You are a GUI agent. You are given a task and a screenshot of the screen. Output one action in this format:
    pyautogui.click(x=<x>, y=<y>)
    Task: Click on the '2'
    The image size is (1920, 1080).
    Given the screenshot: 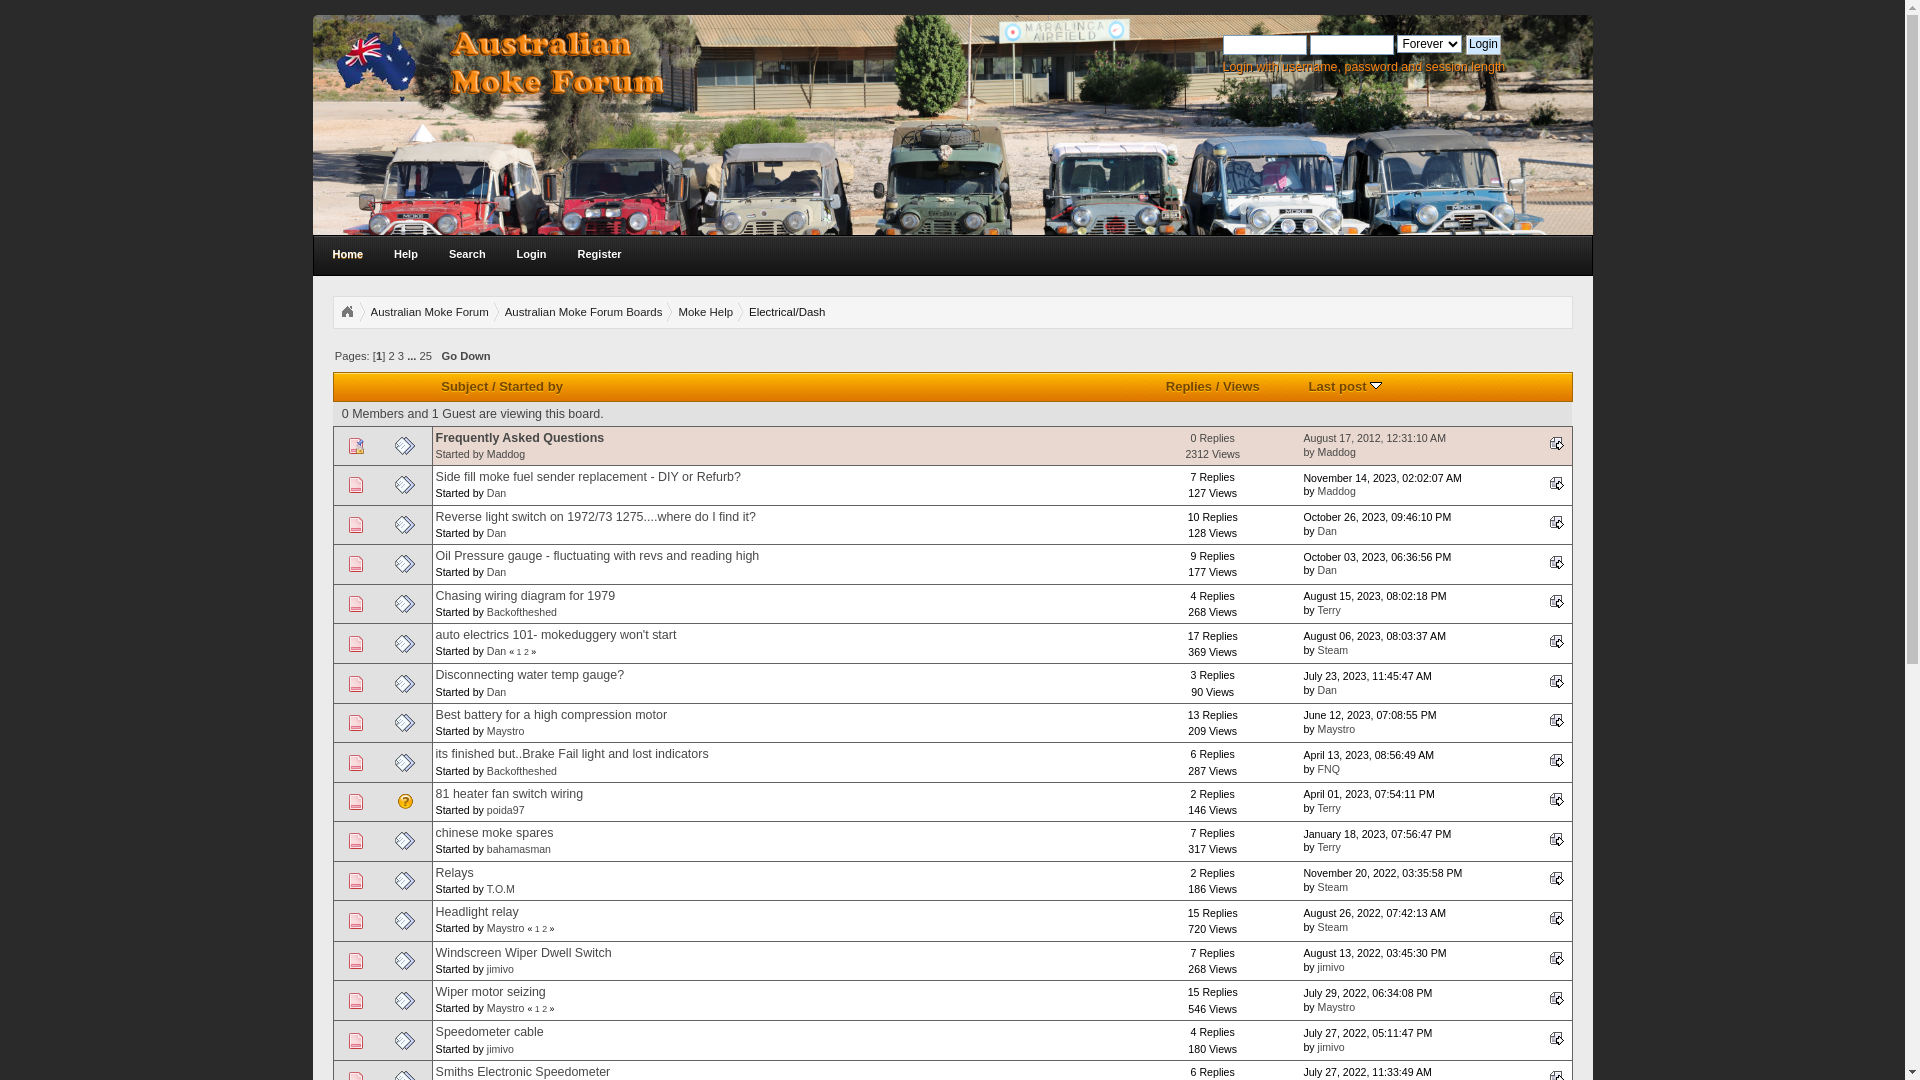 What is the action you would take?
    pyautogui.click(x=526, y=651)
    